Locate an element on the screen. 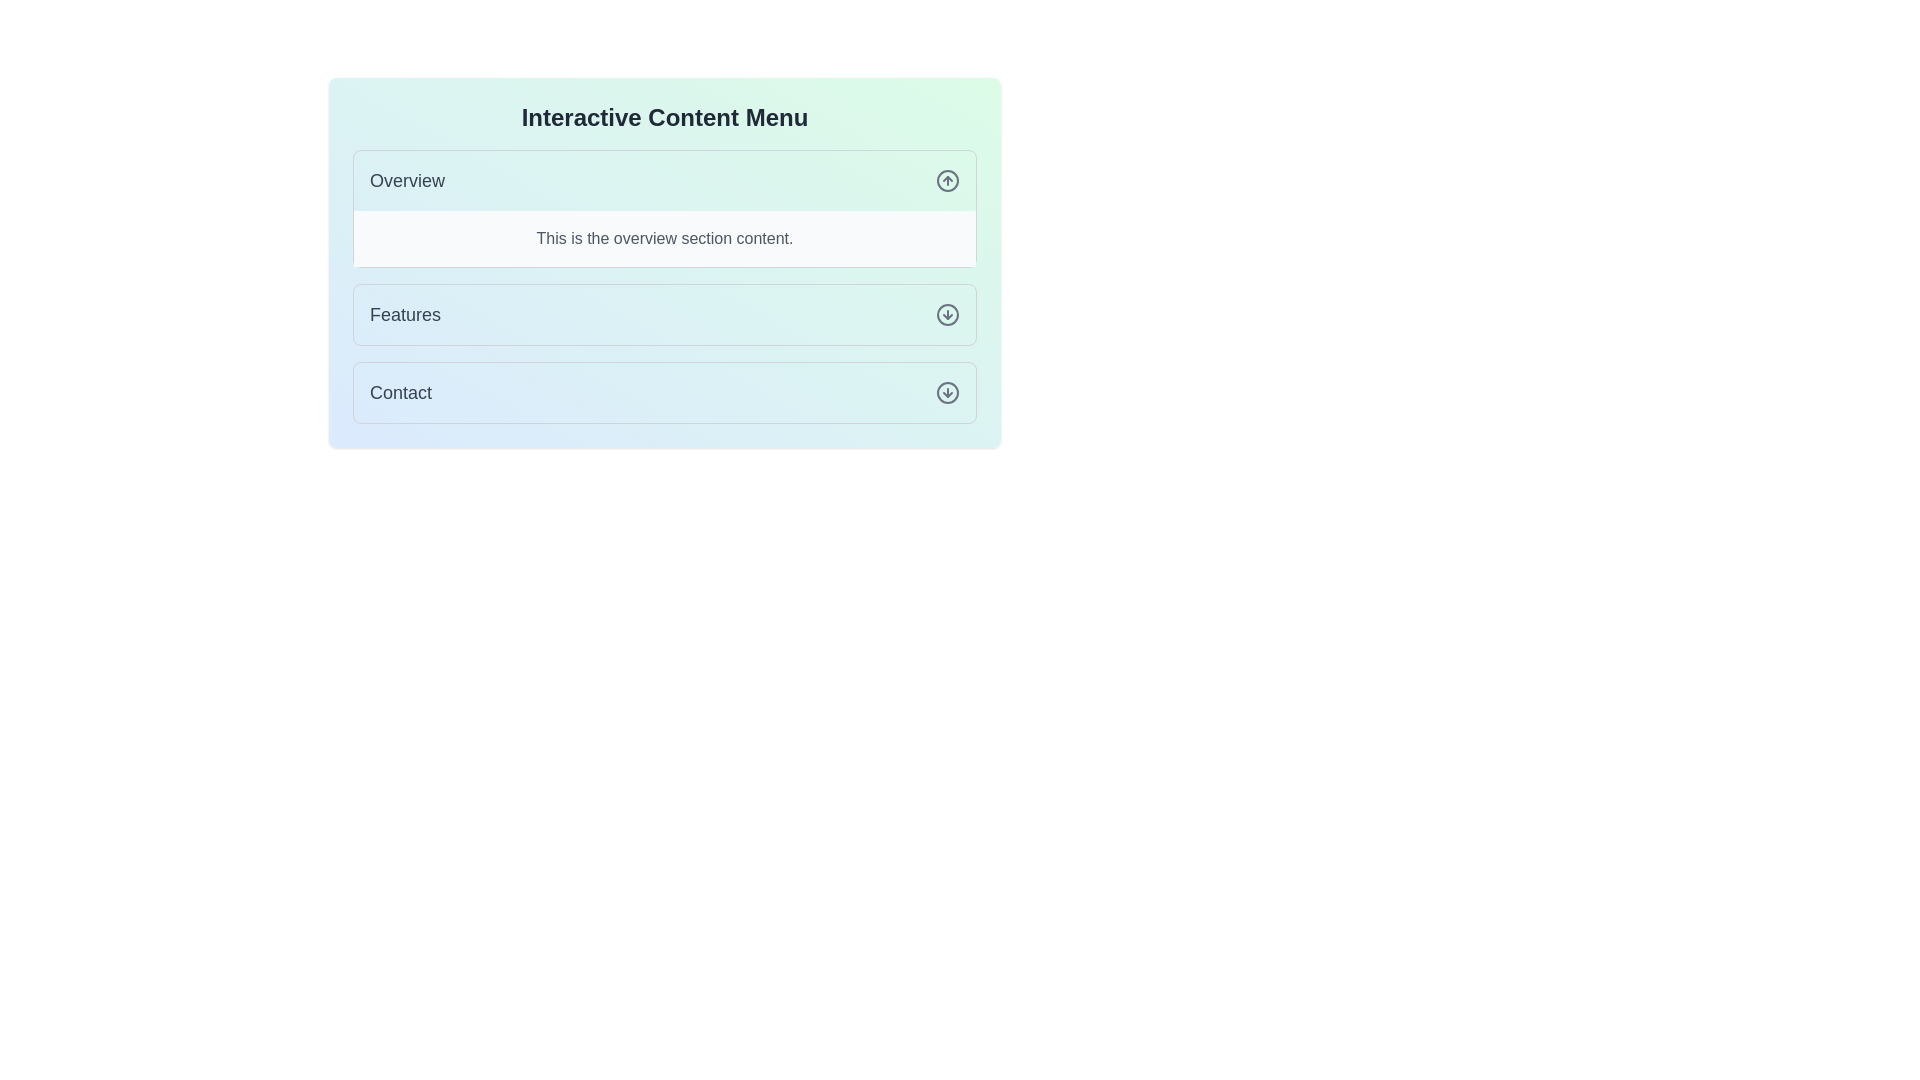 The image size is (1920, 1080). the icon located to the right of the 'Features' button is located at coordinates (947, 315).